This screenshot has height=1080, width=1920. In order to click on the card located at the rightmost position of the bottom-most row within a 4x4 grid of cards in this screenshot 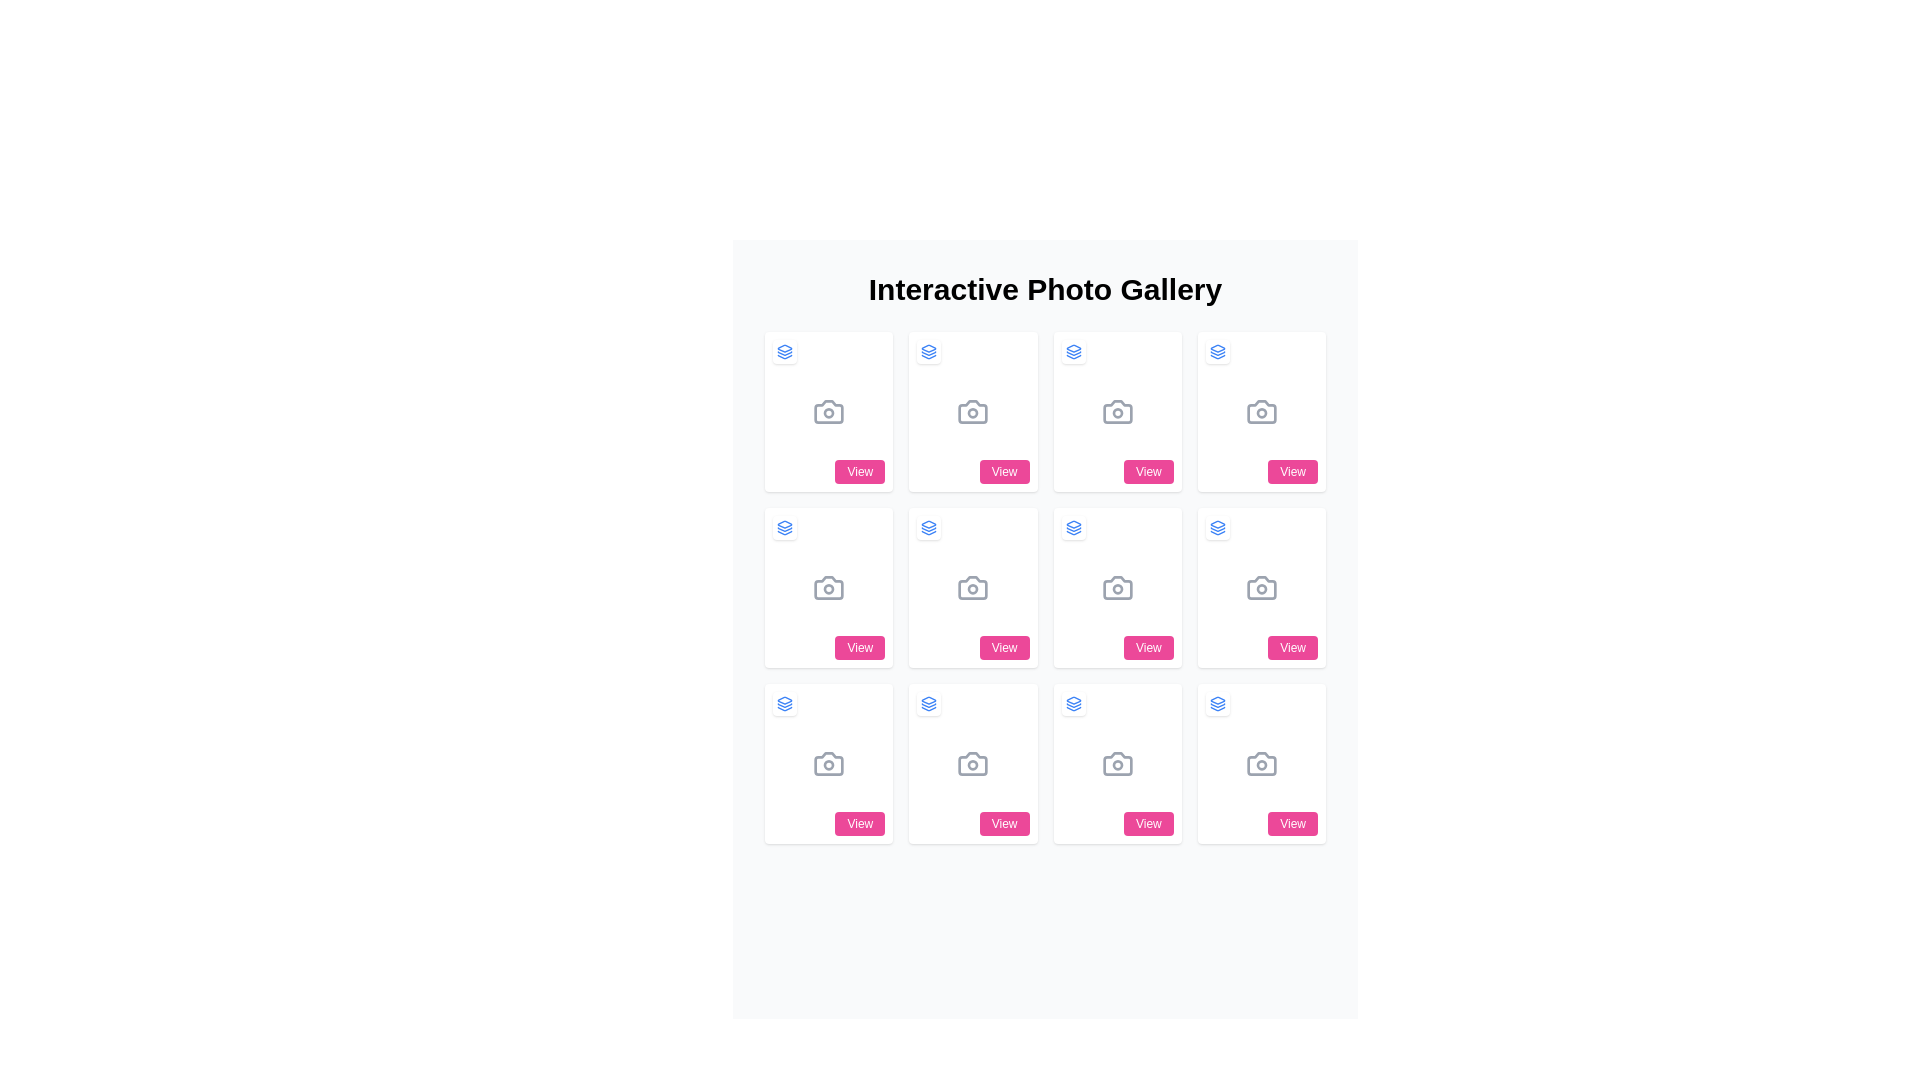, I will do `click(1260, 763)`.